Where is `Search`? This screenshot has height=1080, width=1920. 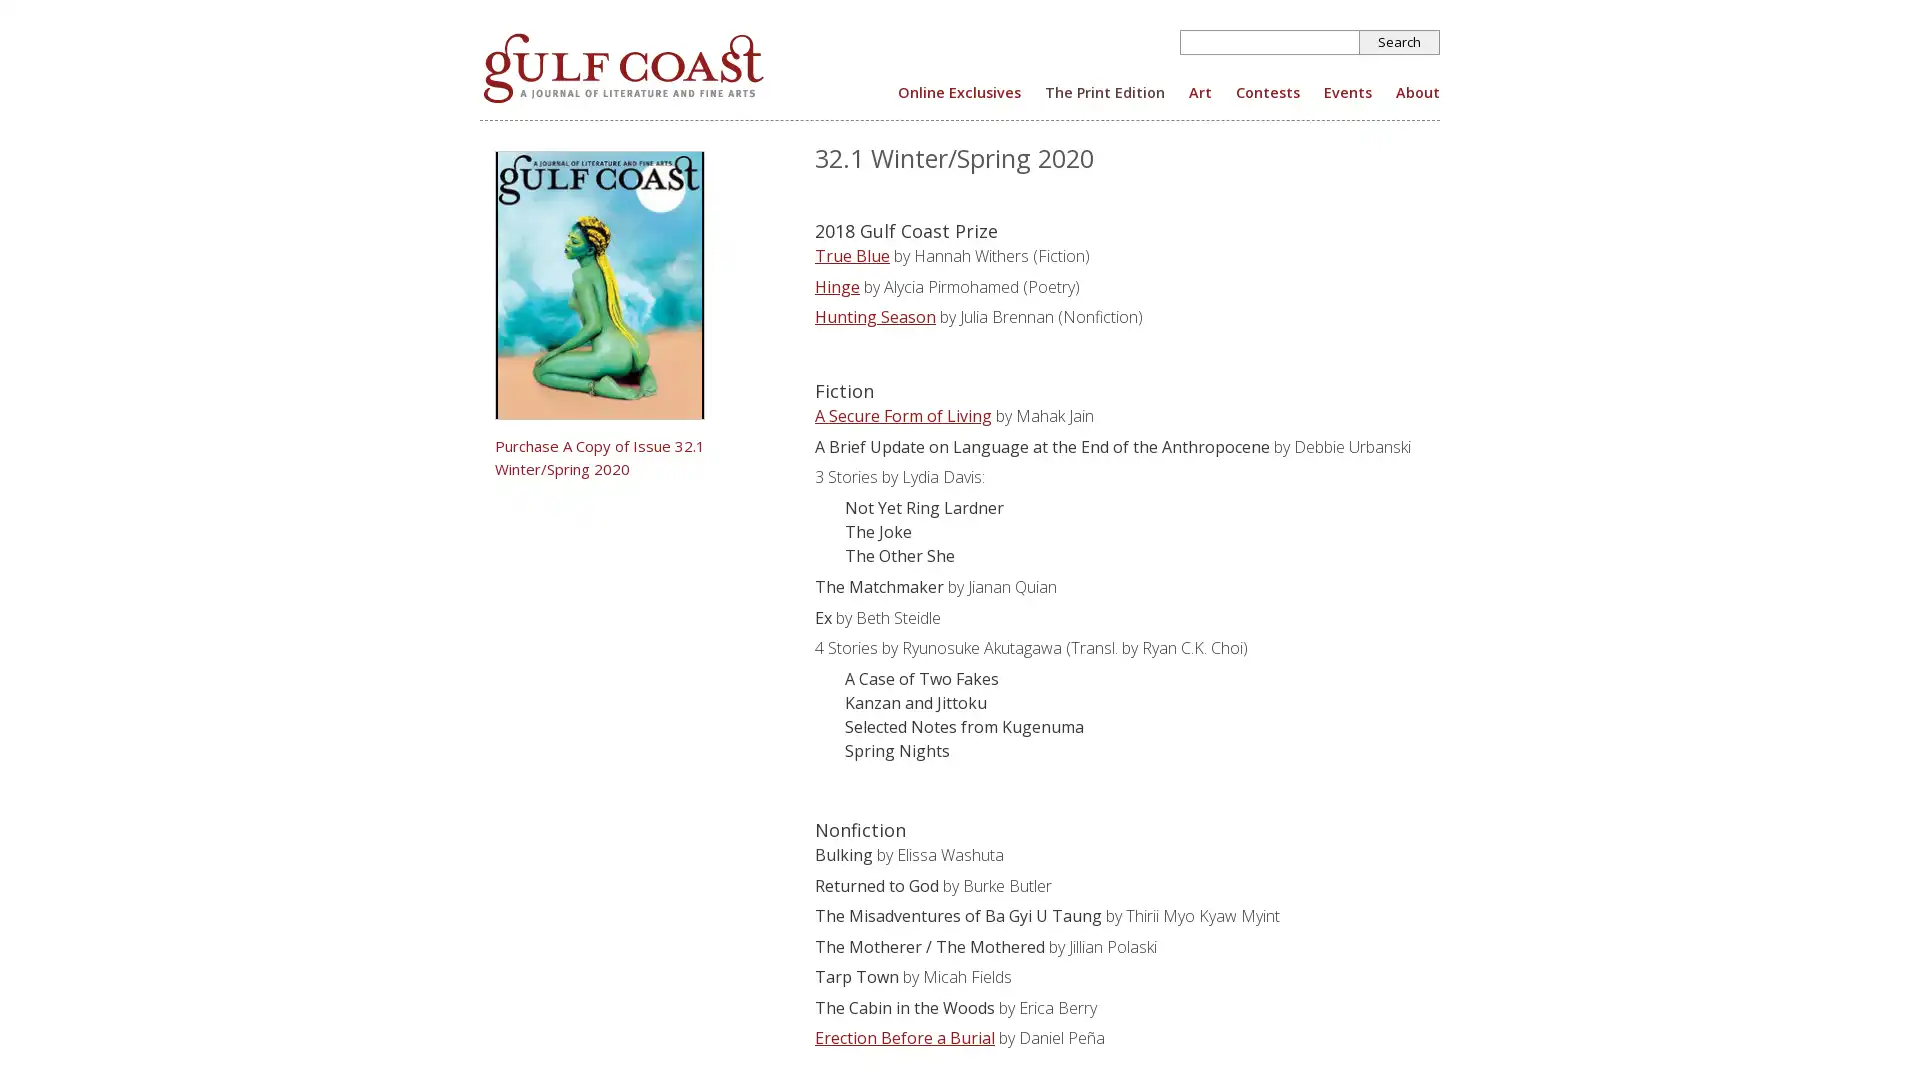 Search is located at coordinates (1399, 42).